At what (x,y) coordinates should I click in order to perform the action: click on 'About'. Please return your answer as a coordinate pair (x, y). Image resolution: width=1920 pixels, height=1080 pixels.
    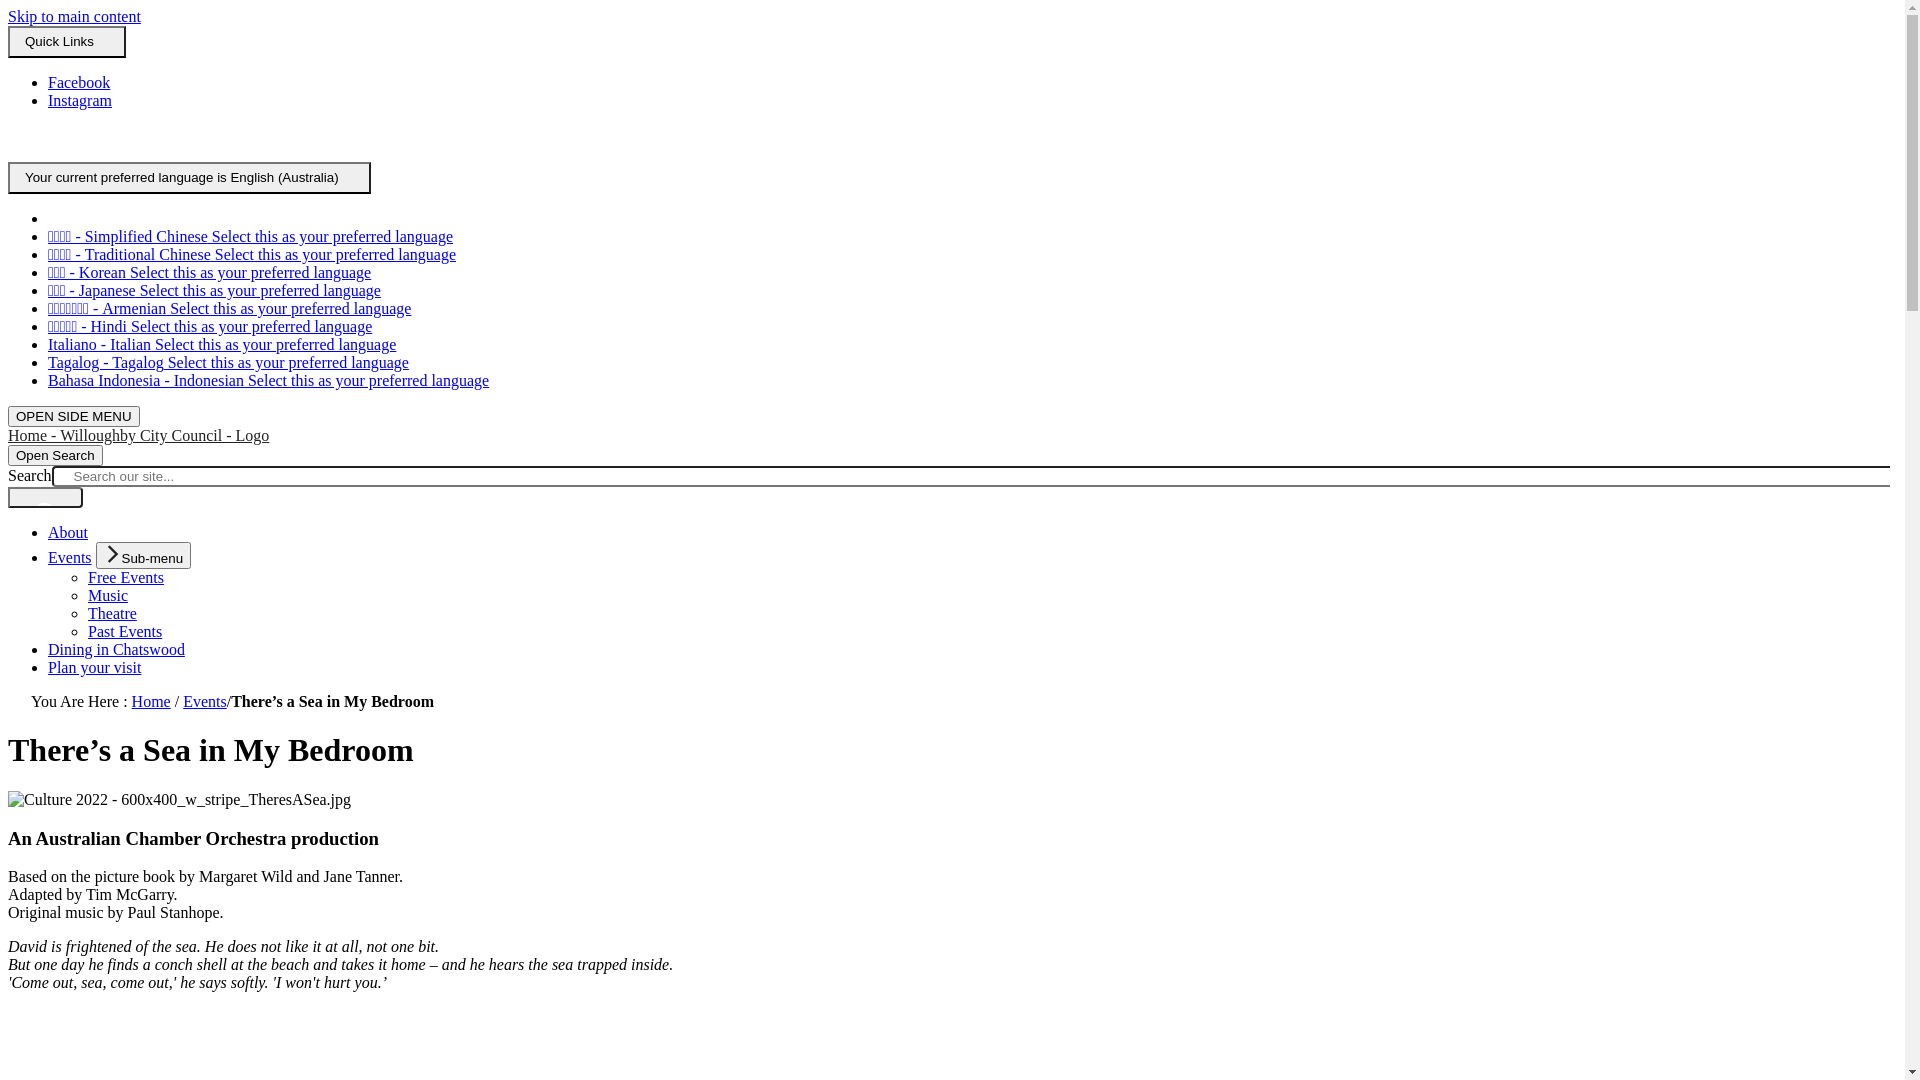
    Looking at the image, I should click on (67, 531).